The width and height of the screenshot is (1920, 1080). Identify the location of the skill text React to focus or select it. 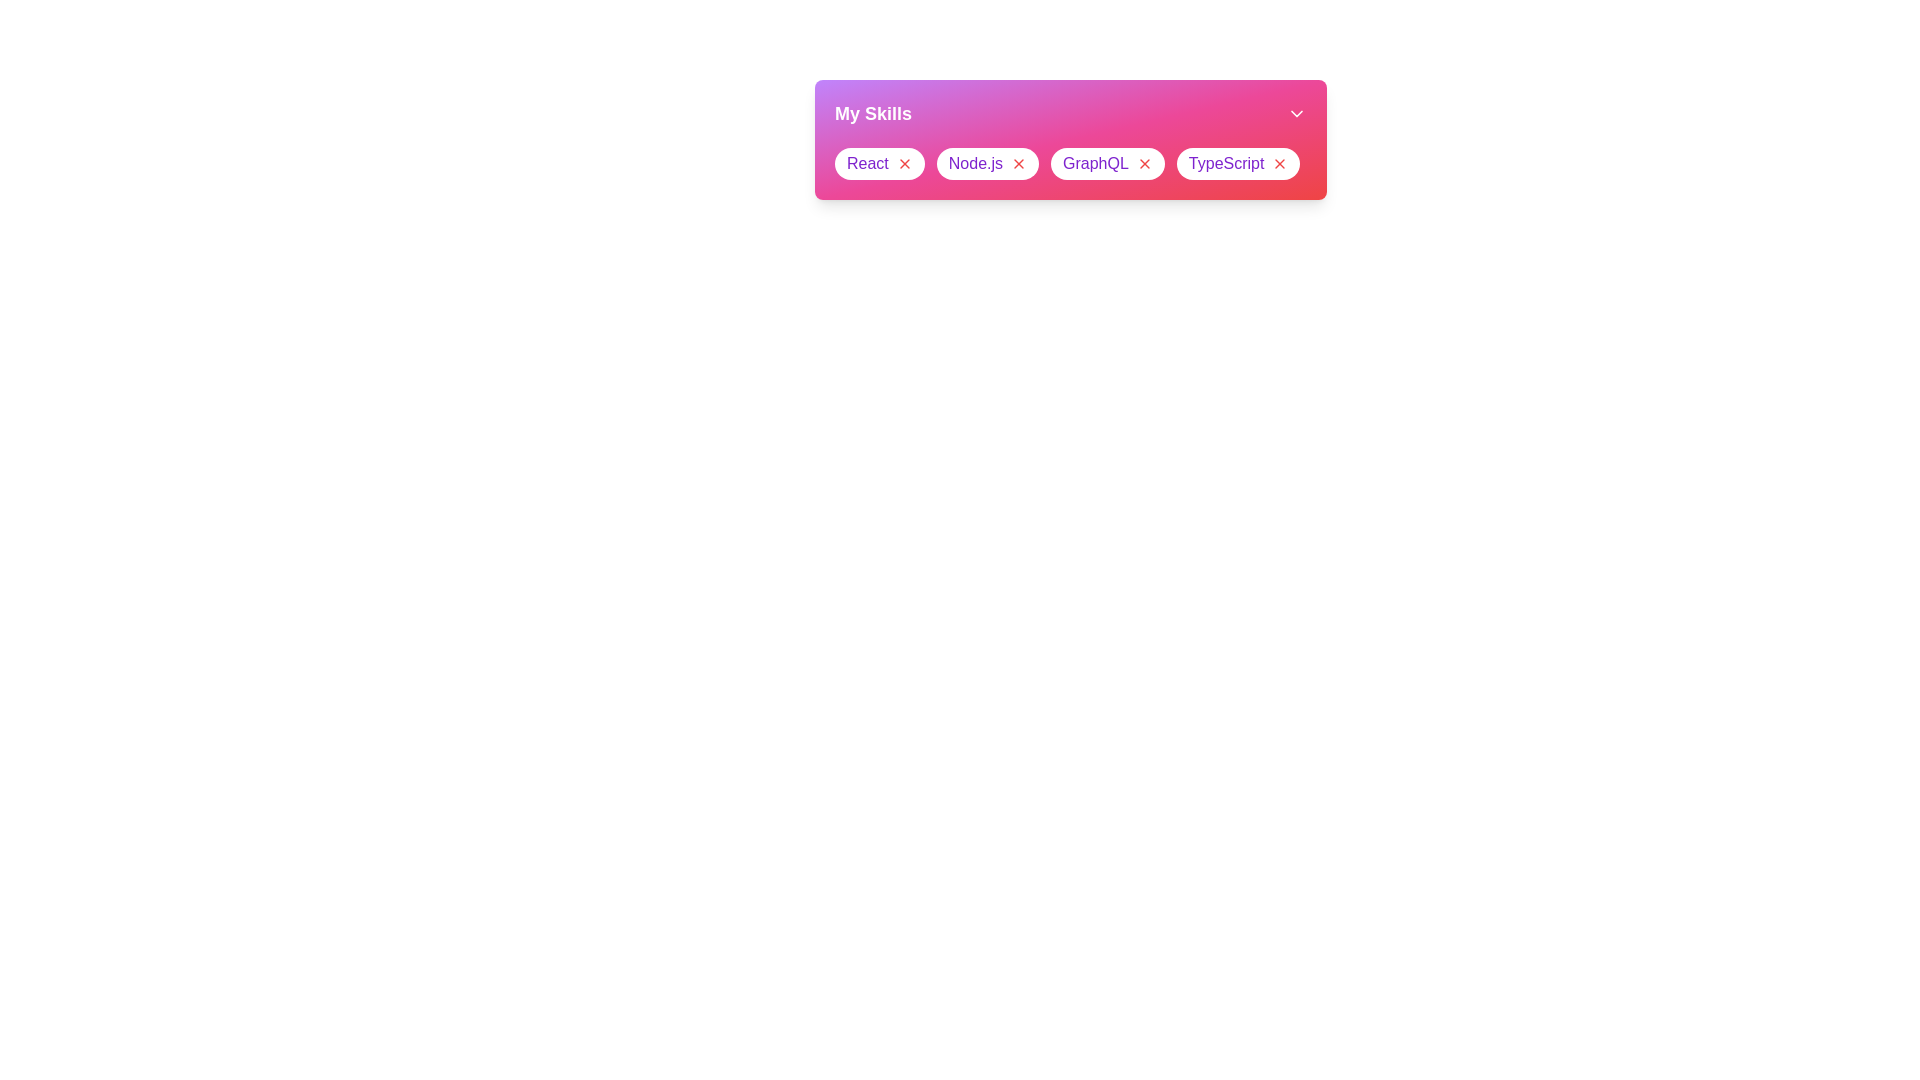
(867, 163).